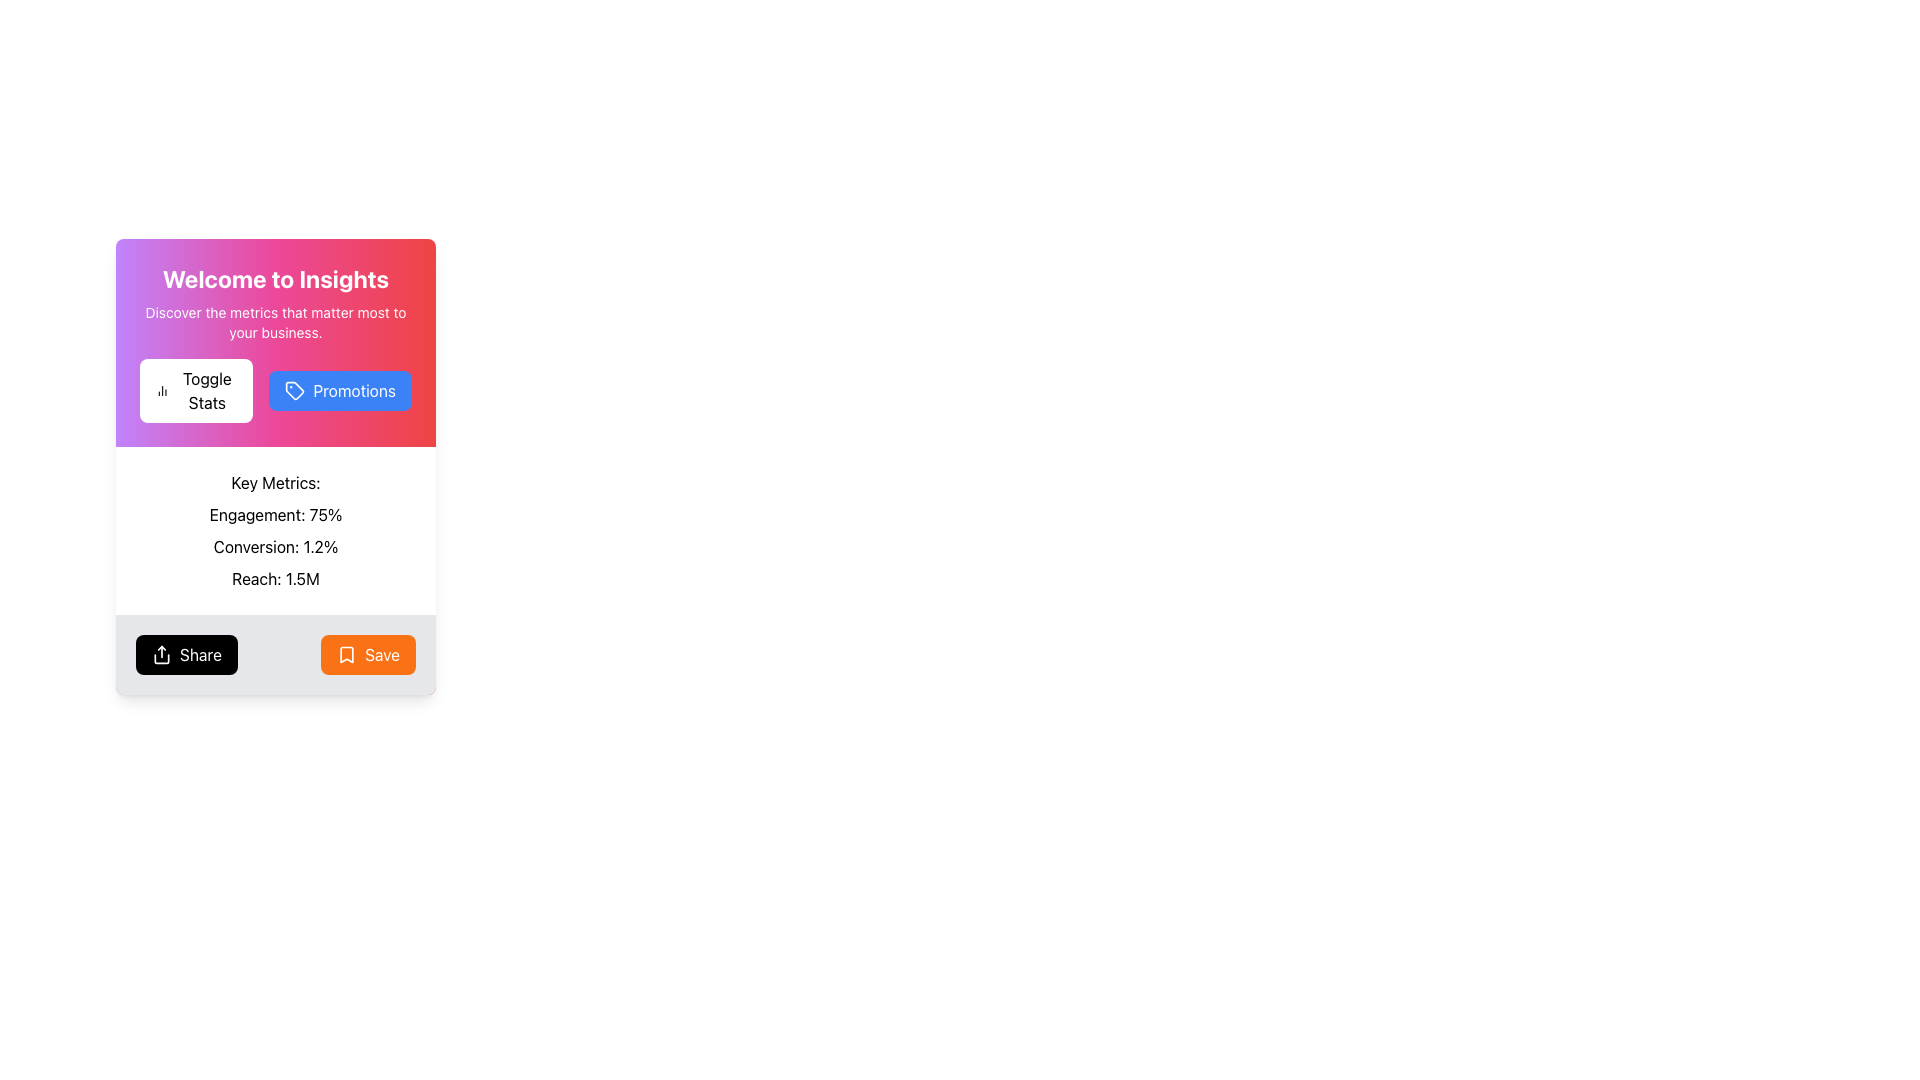 The image size is (1920, 1080). What do you see at coordinates (162, 390) in the screenshot?
I see `the small icon resembling a column chart located on the left side of the 'Toggle Stats' button in the upper-left section of the card layout` at bounding box center [162, 390].